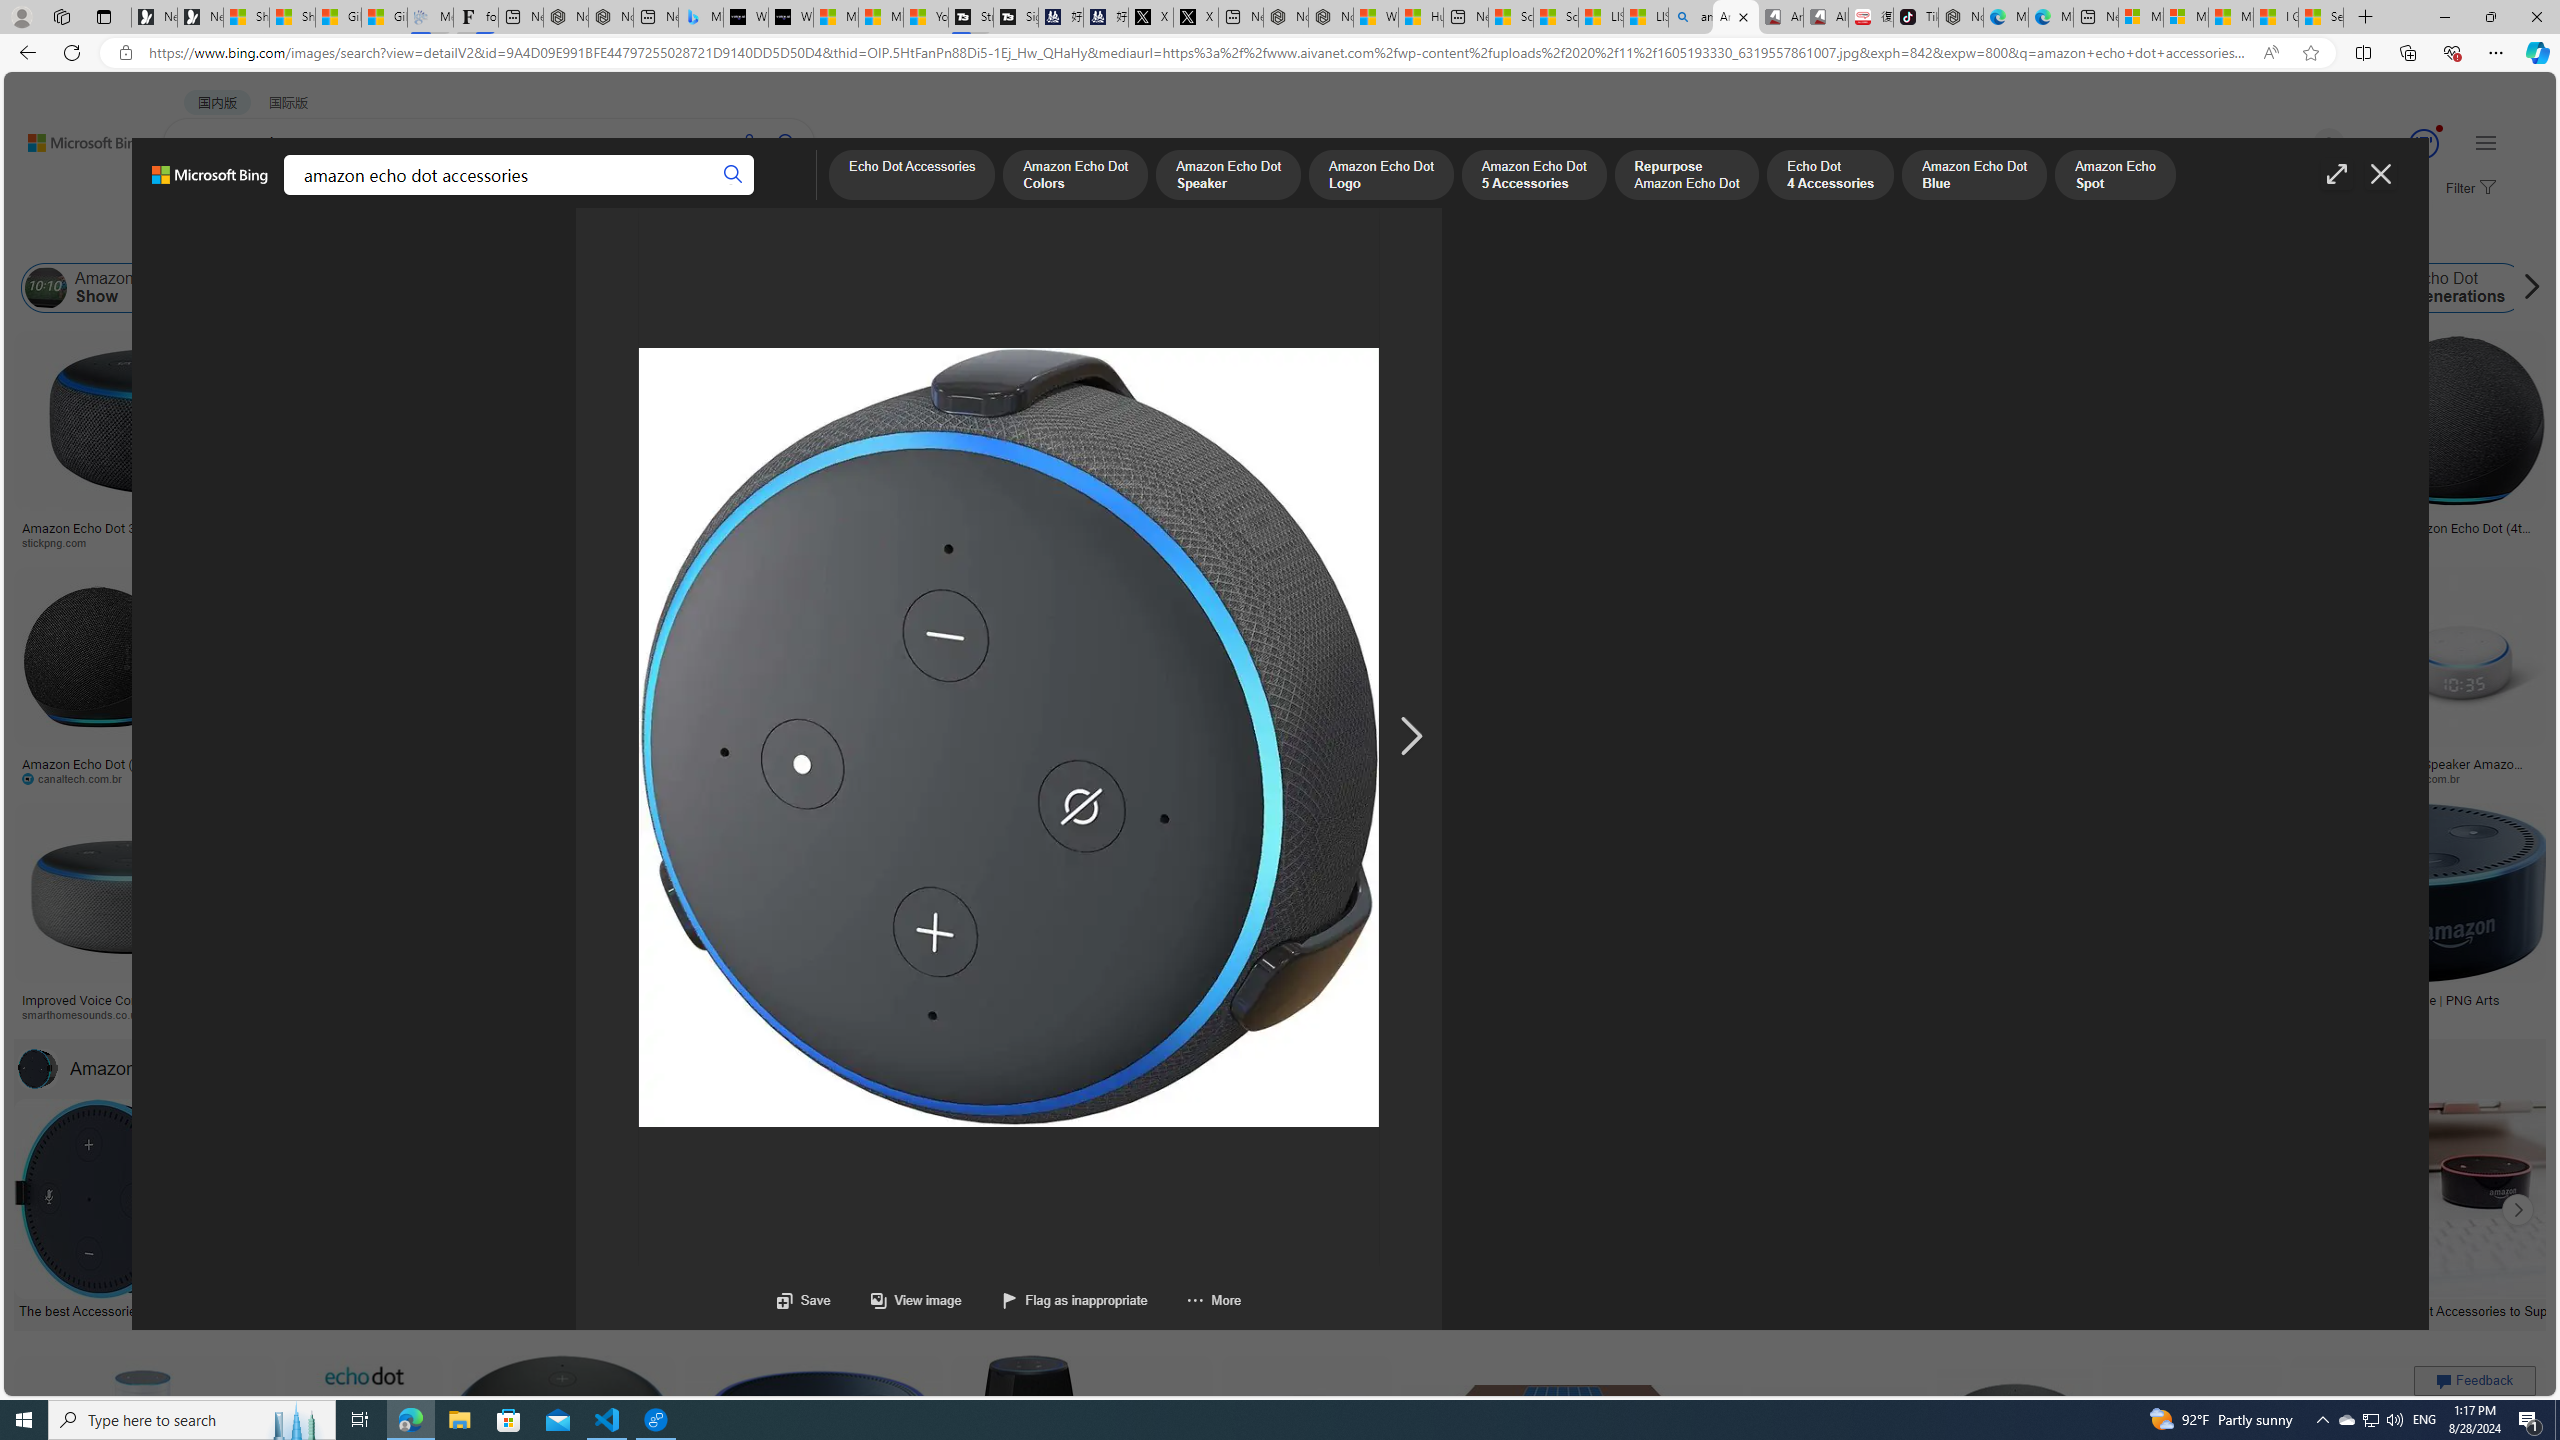 The width and height of the screenshot is (2560, 1440). I want to click on 'Improved Voice Control with Sonos & Alexa Echo devices', so click(127, 1007).